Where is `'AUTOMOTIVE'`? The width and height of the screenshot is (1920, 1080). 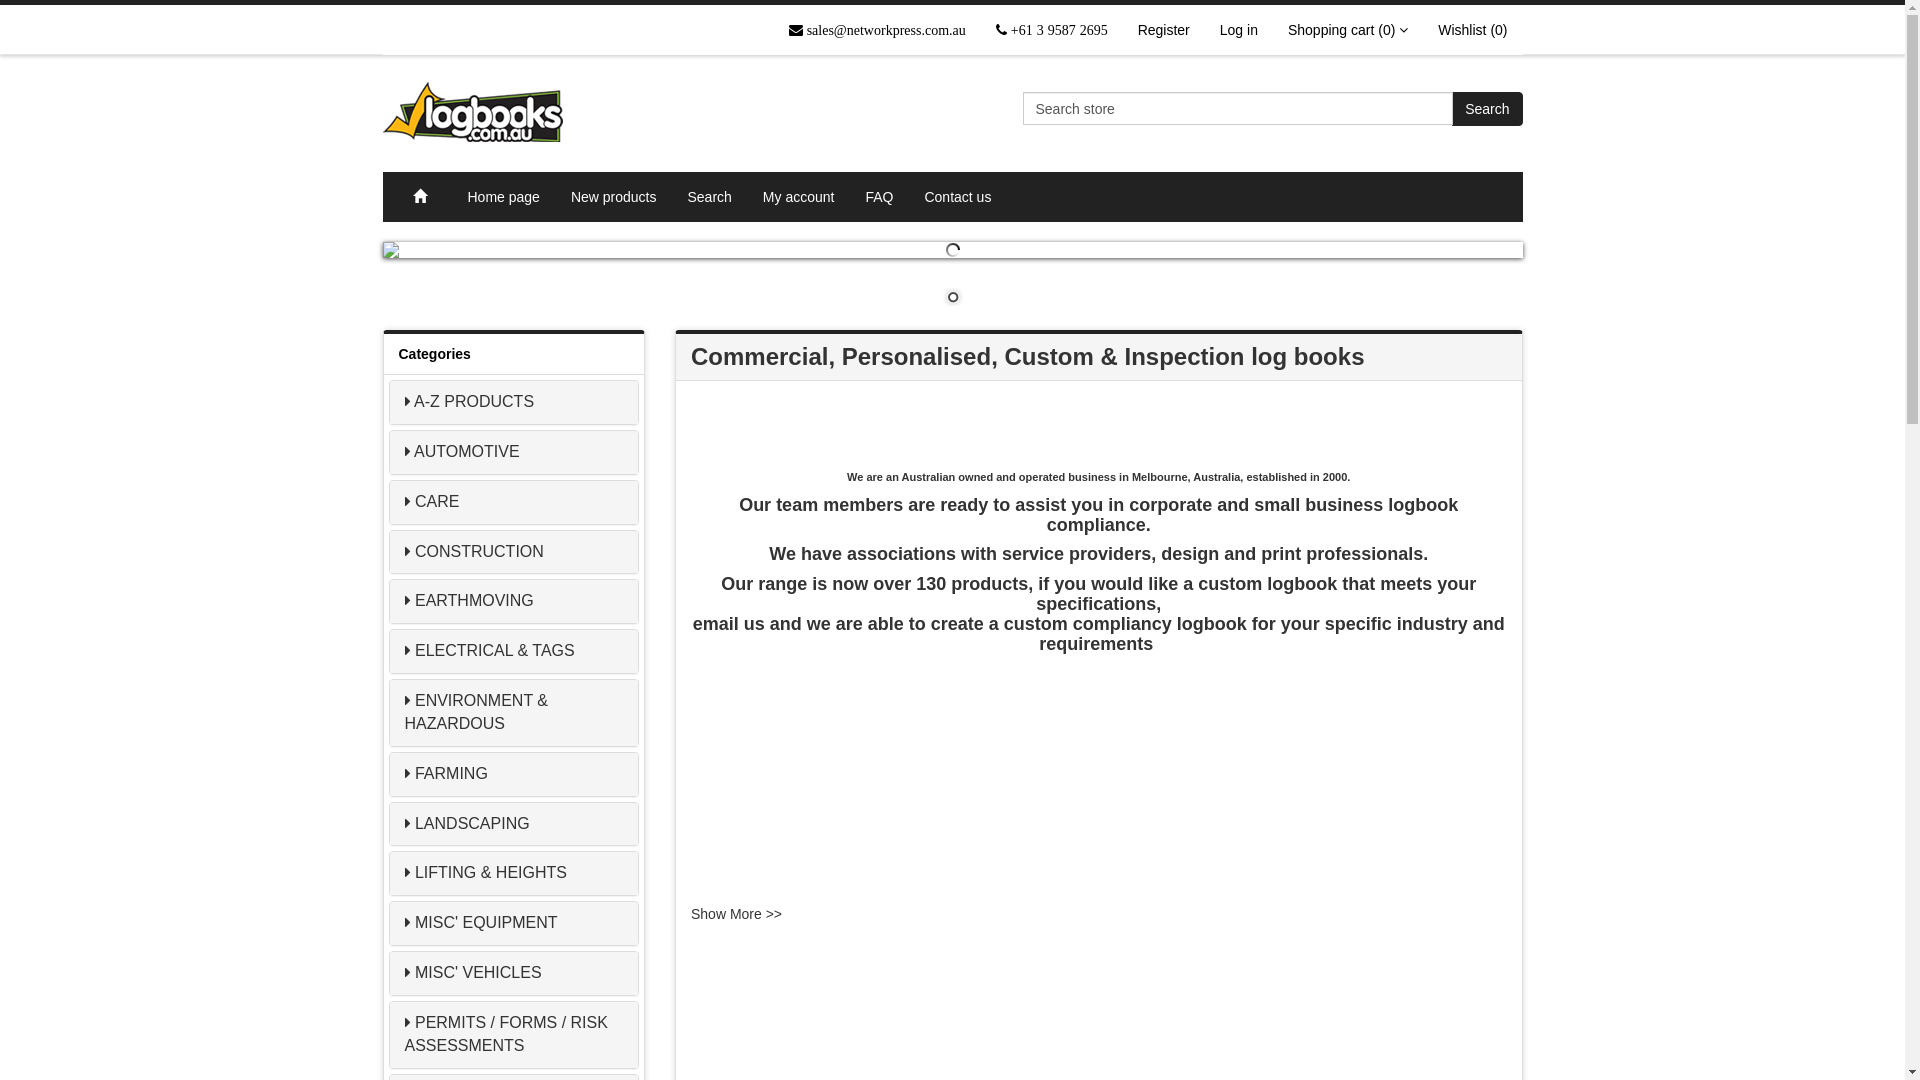 'AUTOMOTIVE' is located at coordinates (465, 451).